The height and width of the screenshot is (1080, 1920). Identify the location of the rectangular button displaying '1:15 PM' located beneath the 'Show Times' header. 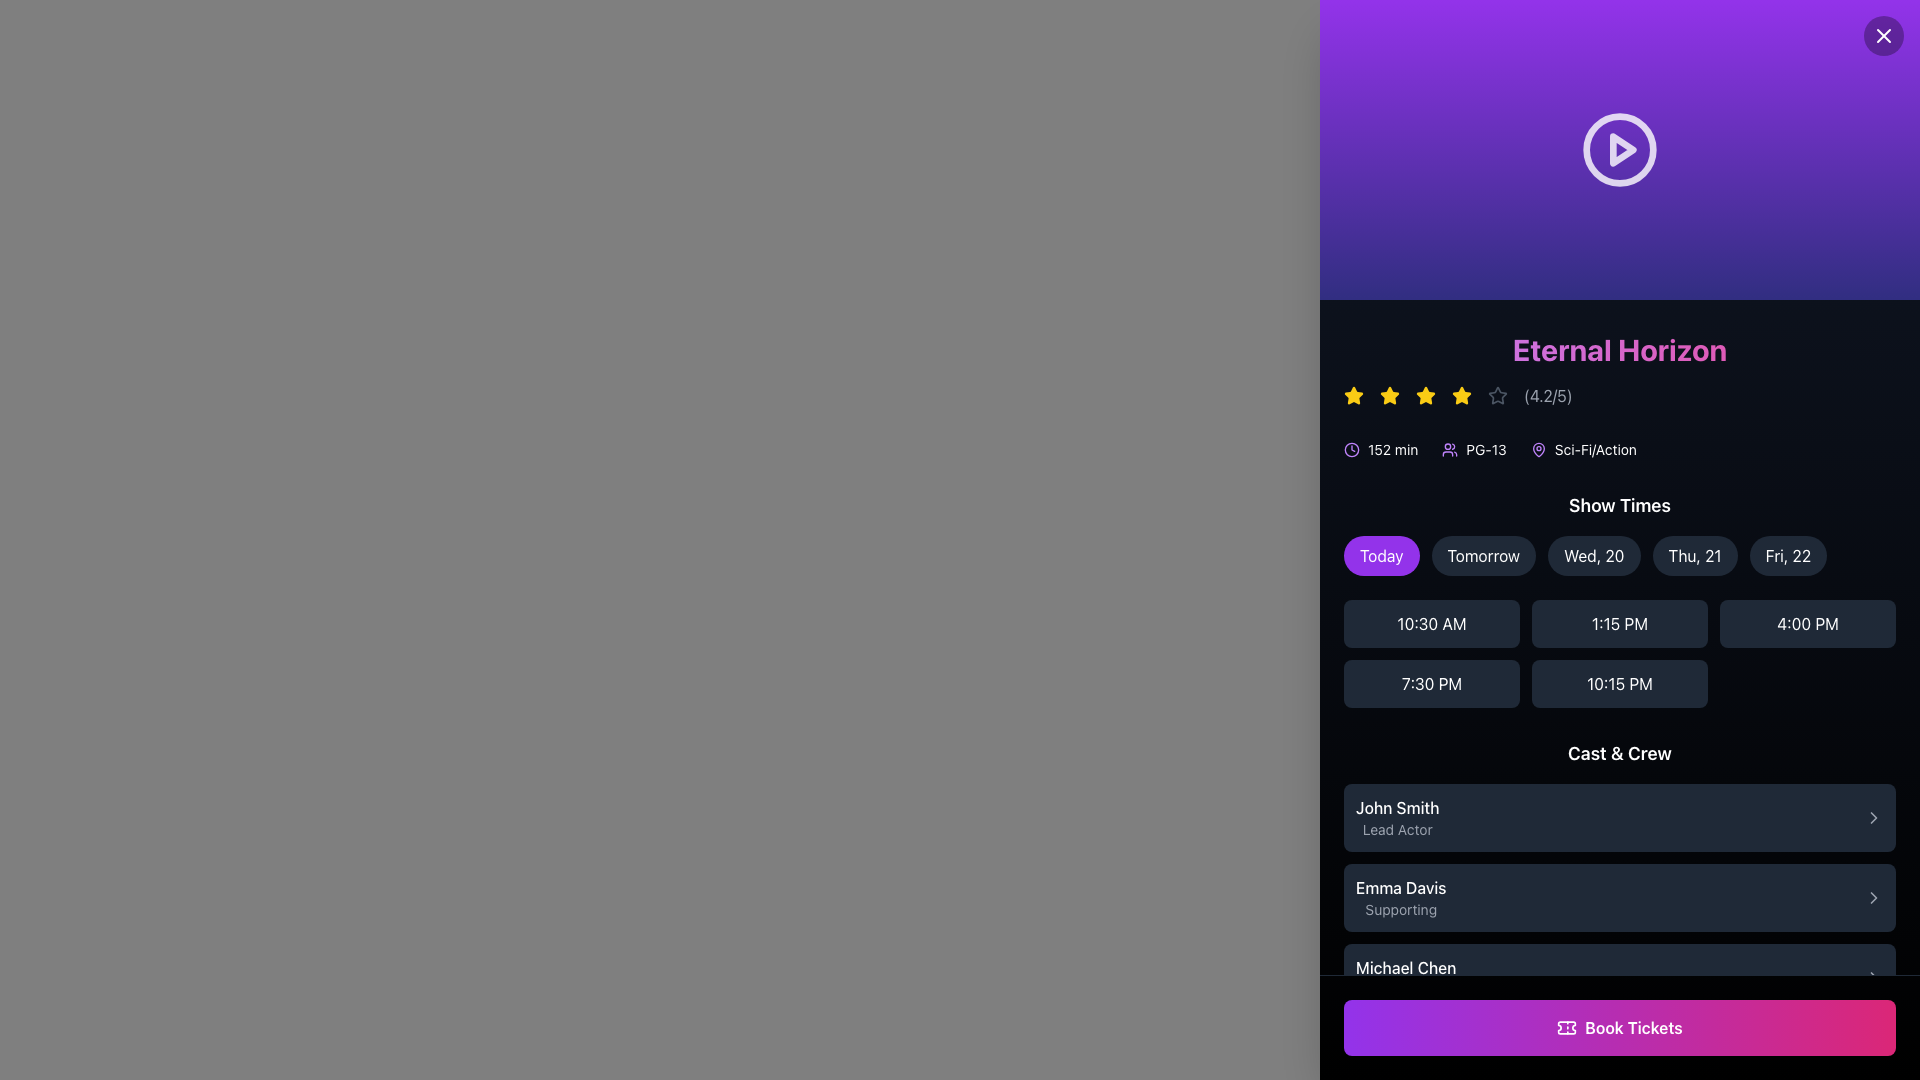
(1620, 599).